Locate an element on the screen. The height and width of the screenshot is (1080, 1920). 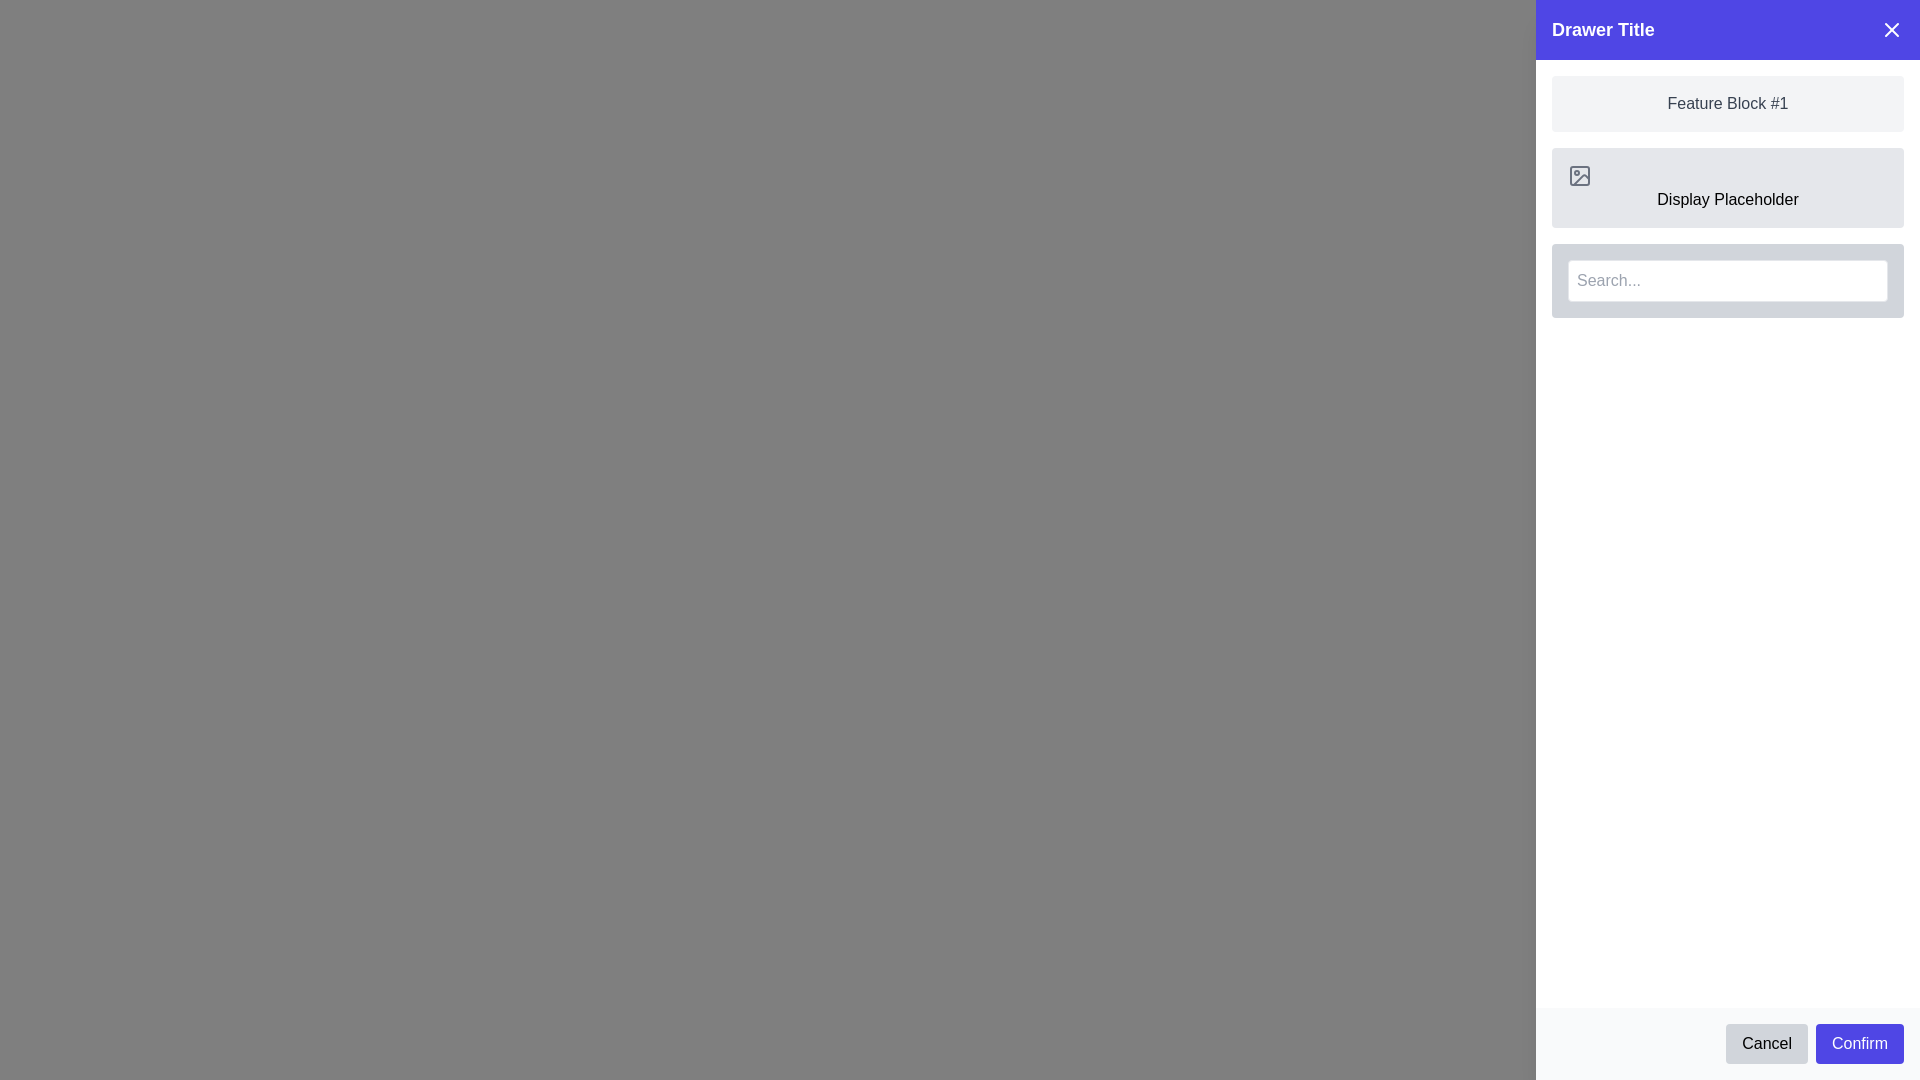
the 'Confirm' button with rounded corners and a bright indigo background is located at coordinates (1858, 1043).